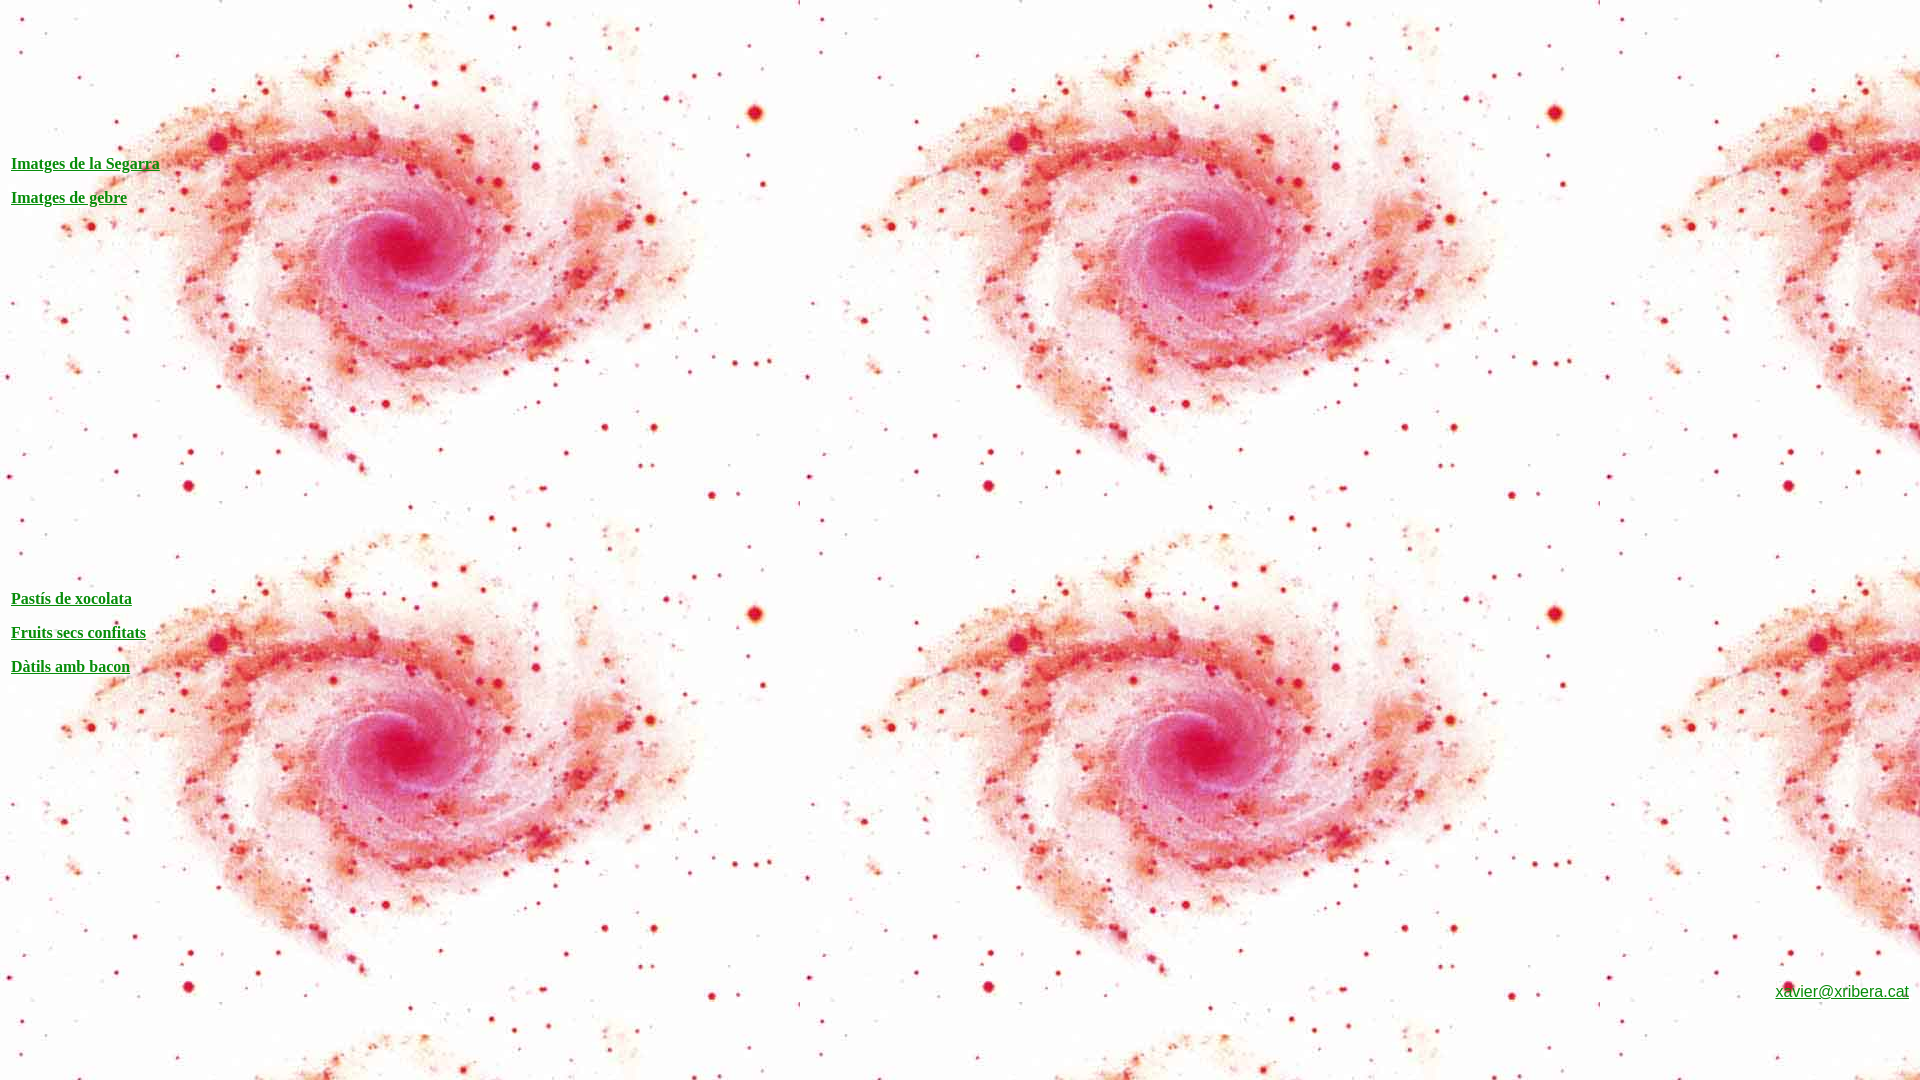 The height and width of the screenshot is (1080, 1920). Describe the element at coordinates (1841, 991) in the screenshot. I see `'xavier@xribera.cat'` at that location.